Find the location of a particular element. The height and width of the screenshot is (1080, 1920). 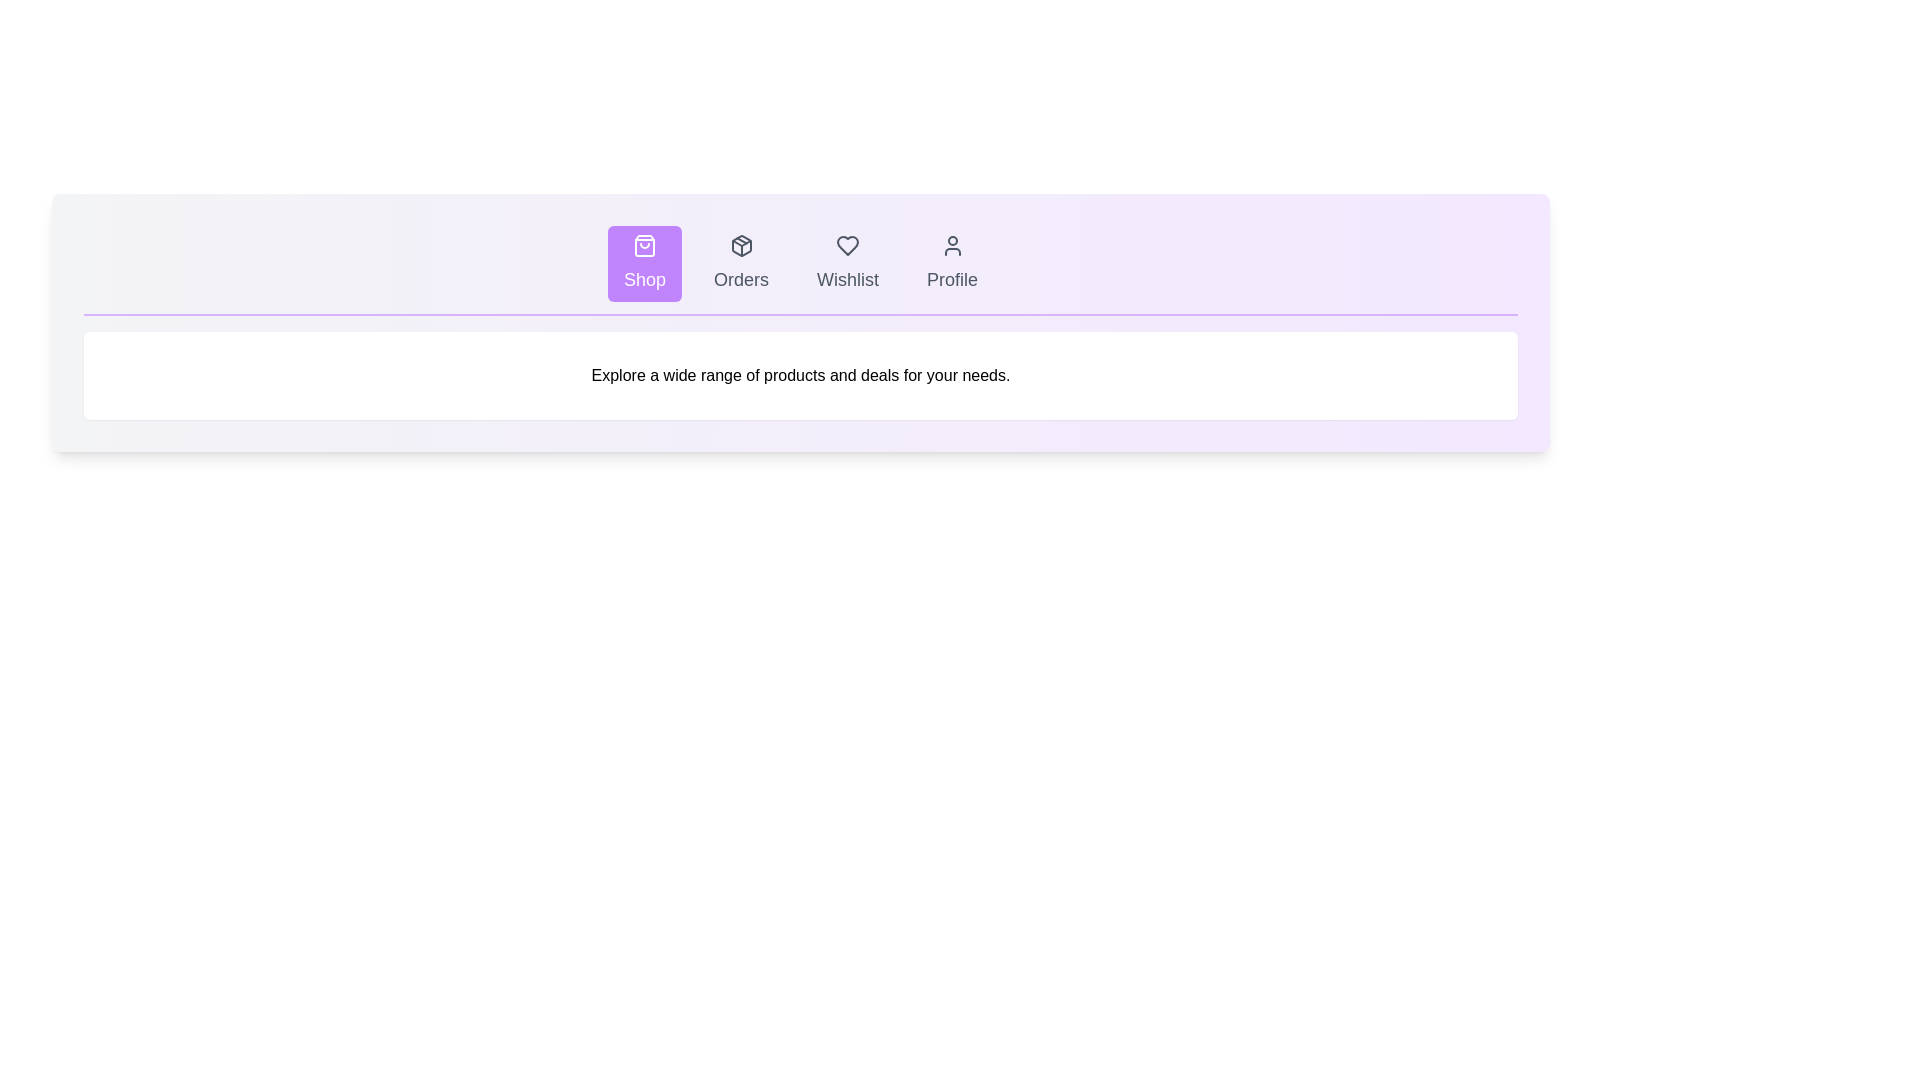

the Wishlist tab to observe its hover effect is located at coordinates (848, 262).